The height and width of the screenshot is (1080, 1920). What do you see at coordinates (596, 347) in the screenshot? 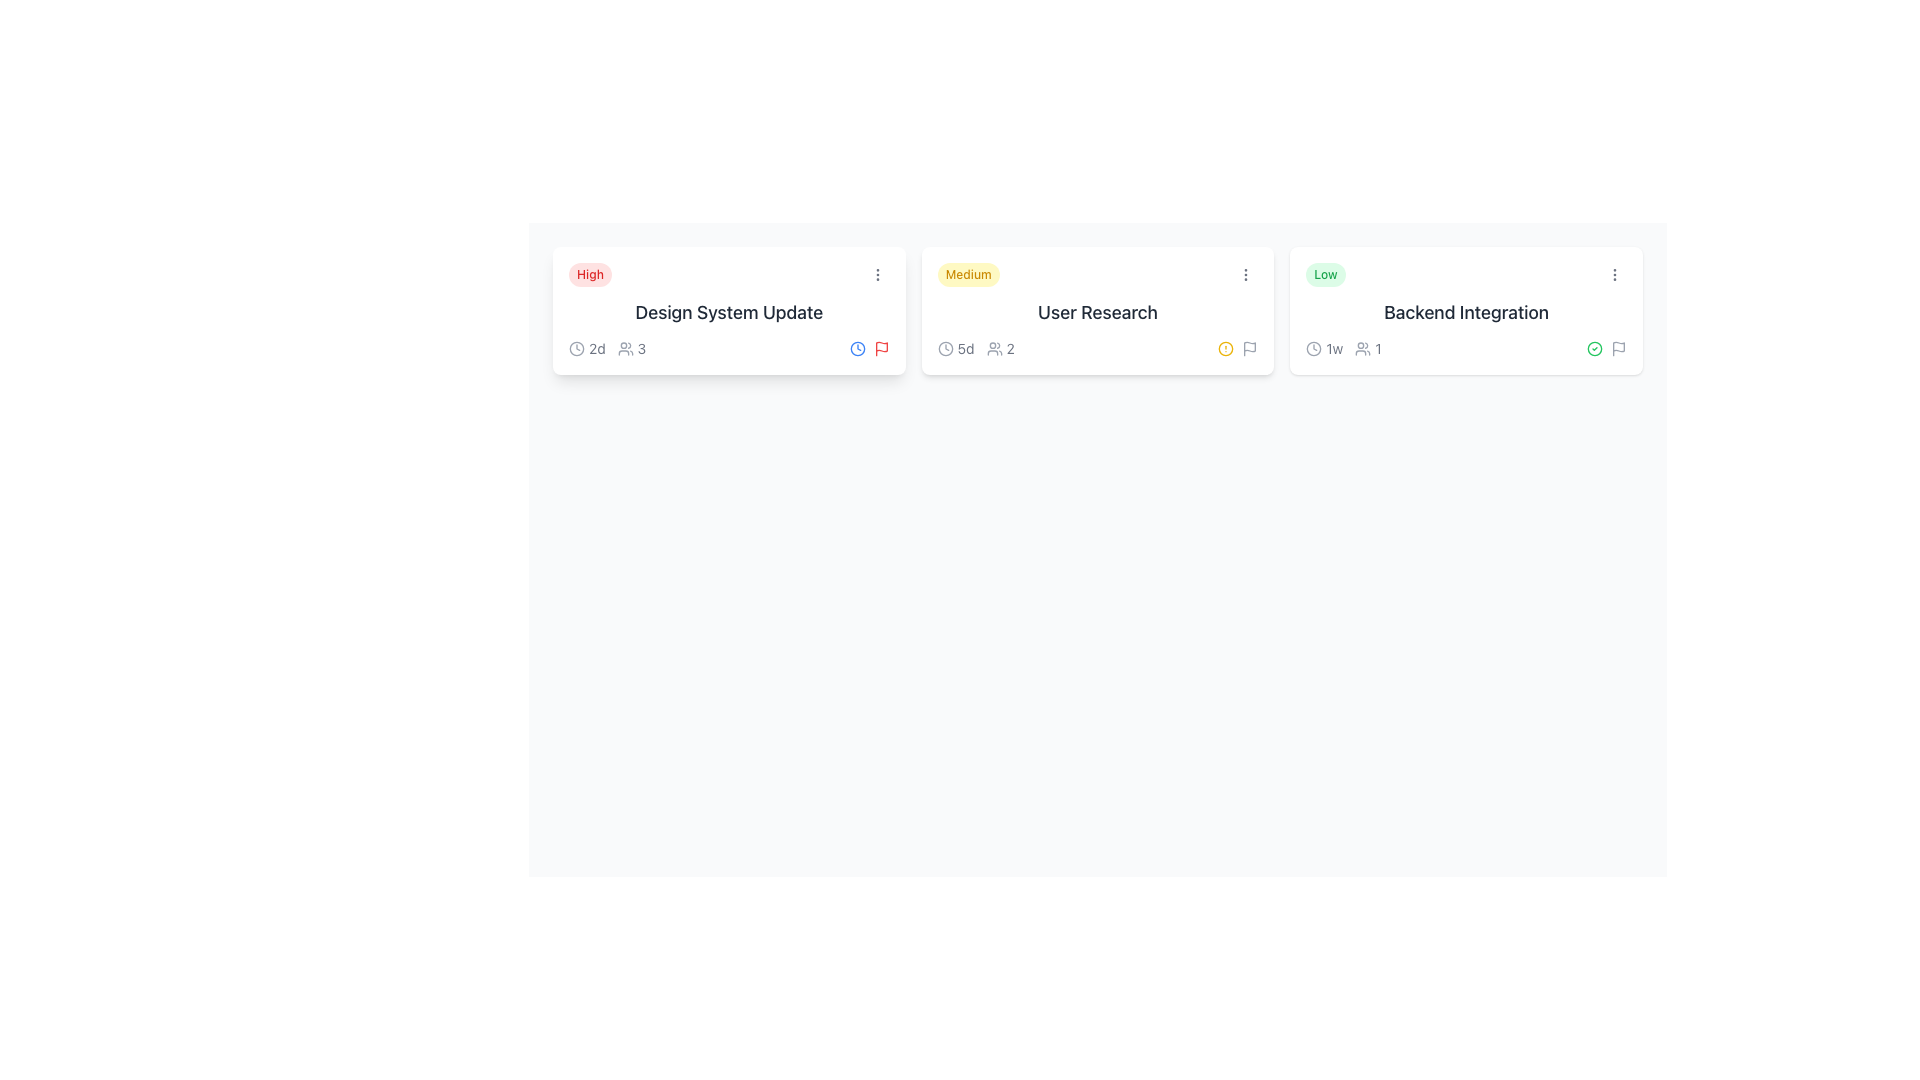
I see `the small light gray text displaying '2d'` at bounding box center [596, 347].